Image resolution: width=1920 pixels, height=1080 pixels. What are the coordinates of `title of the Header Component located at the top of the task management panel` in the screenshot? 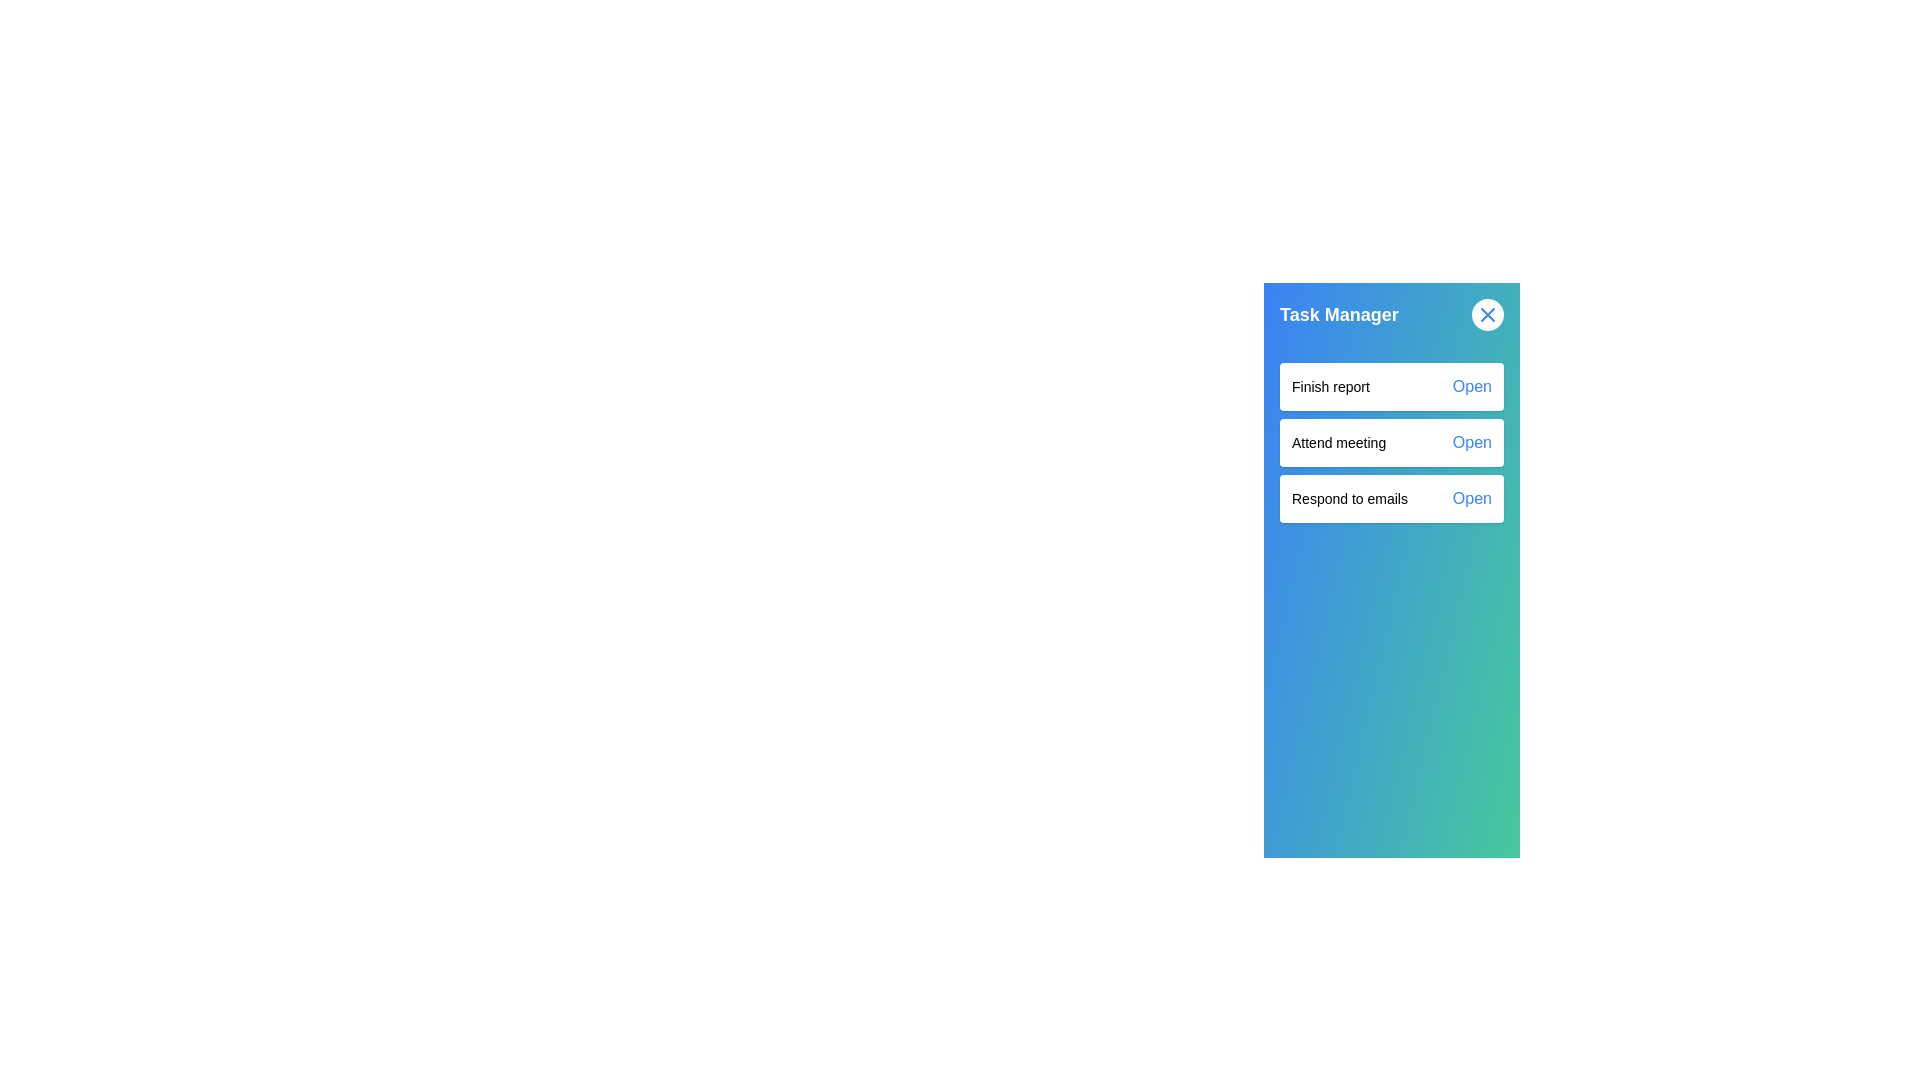 It's located at (1391, 315).